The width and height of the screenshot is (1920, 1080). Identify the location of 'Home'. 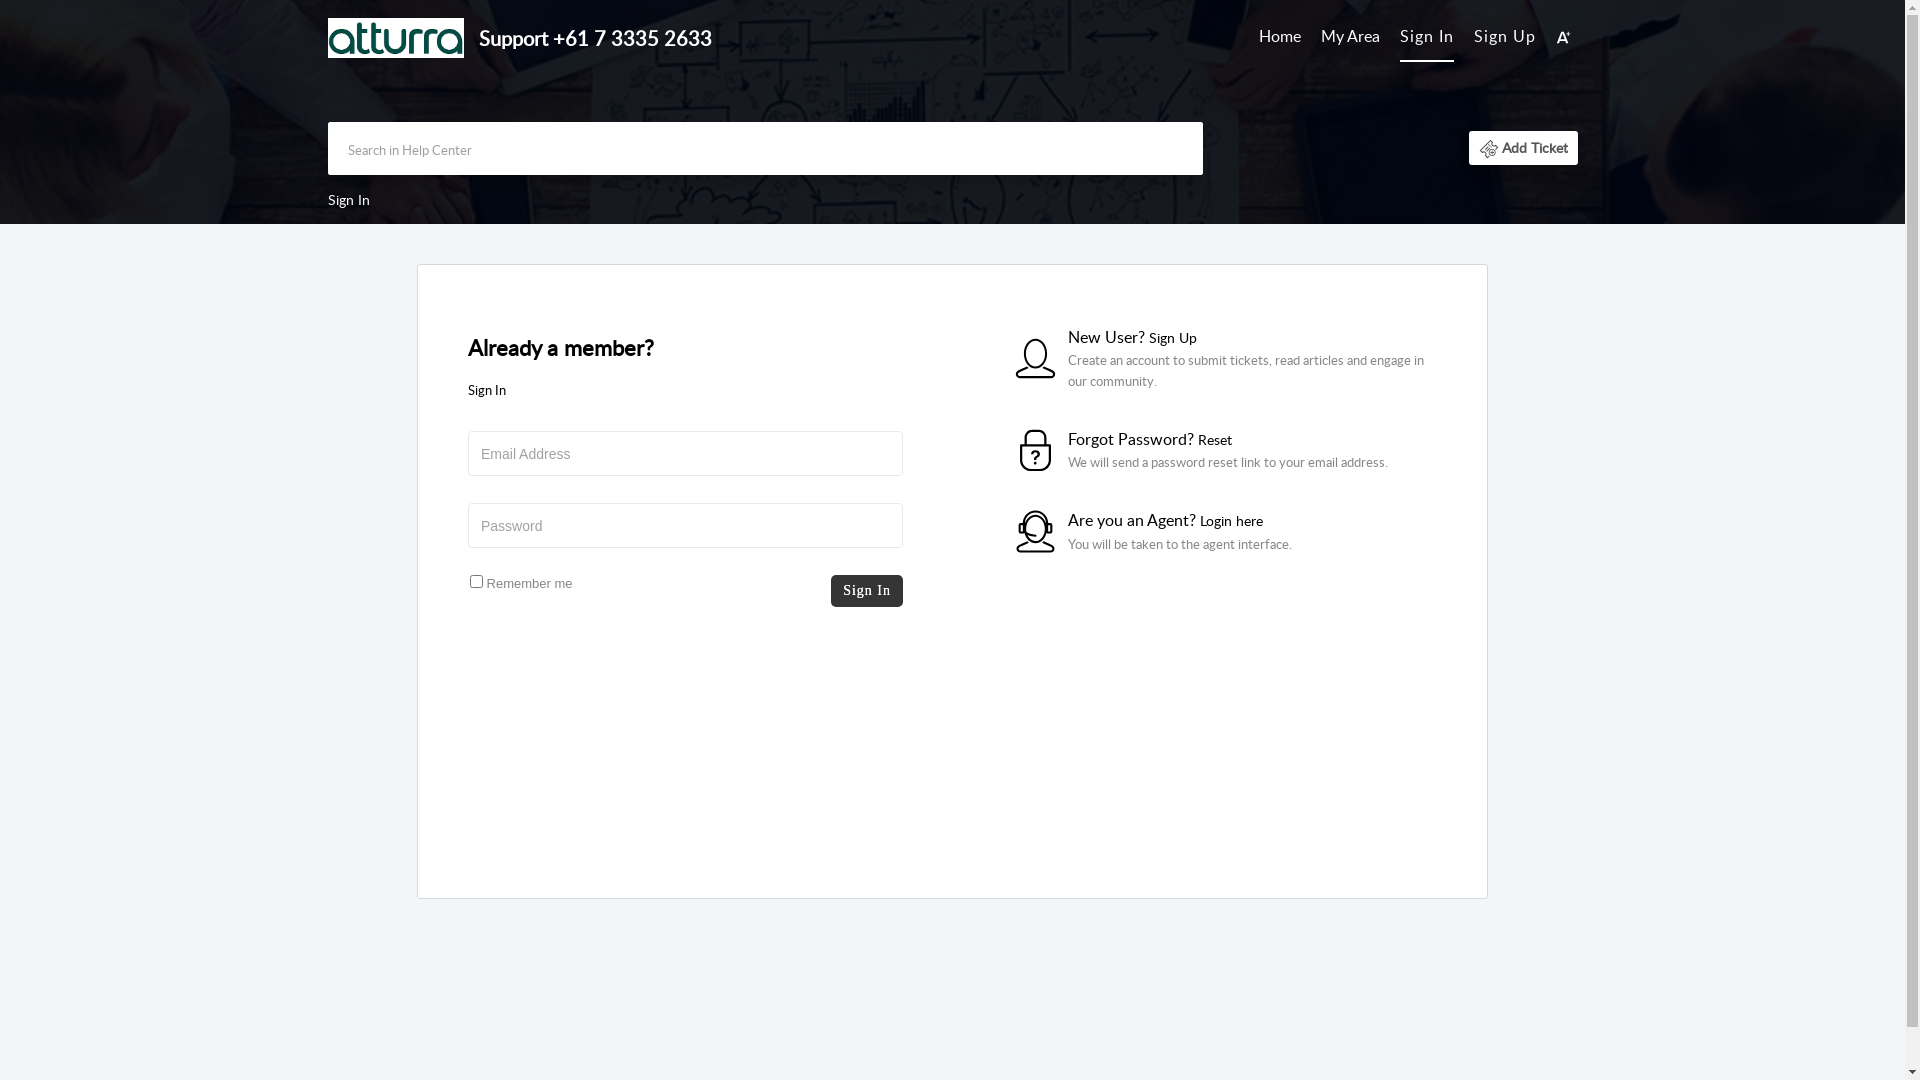
(1280, 37).